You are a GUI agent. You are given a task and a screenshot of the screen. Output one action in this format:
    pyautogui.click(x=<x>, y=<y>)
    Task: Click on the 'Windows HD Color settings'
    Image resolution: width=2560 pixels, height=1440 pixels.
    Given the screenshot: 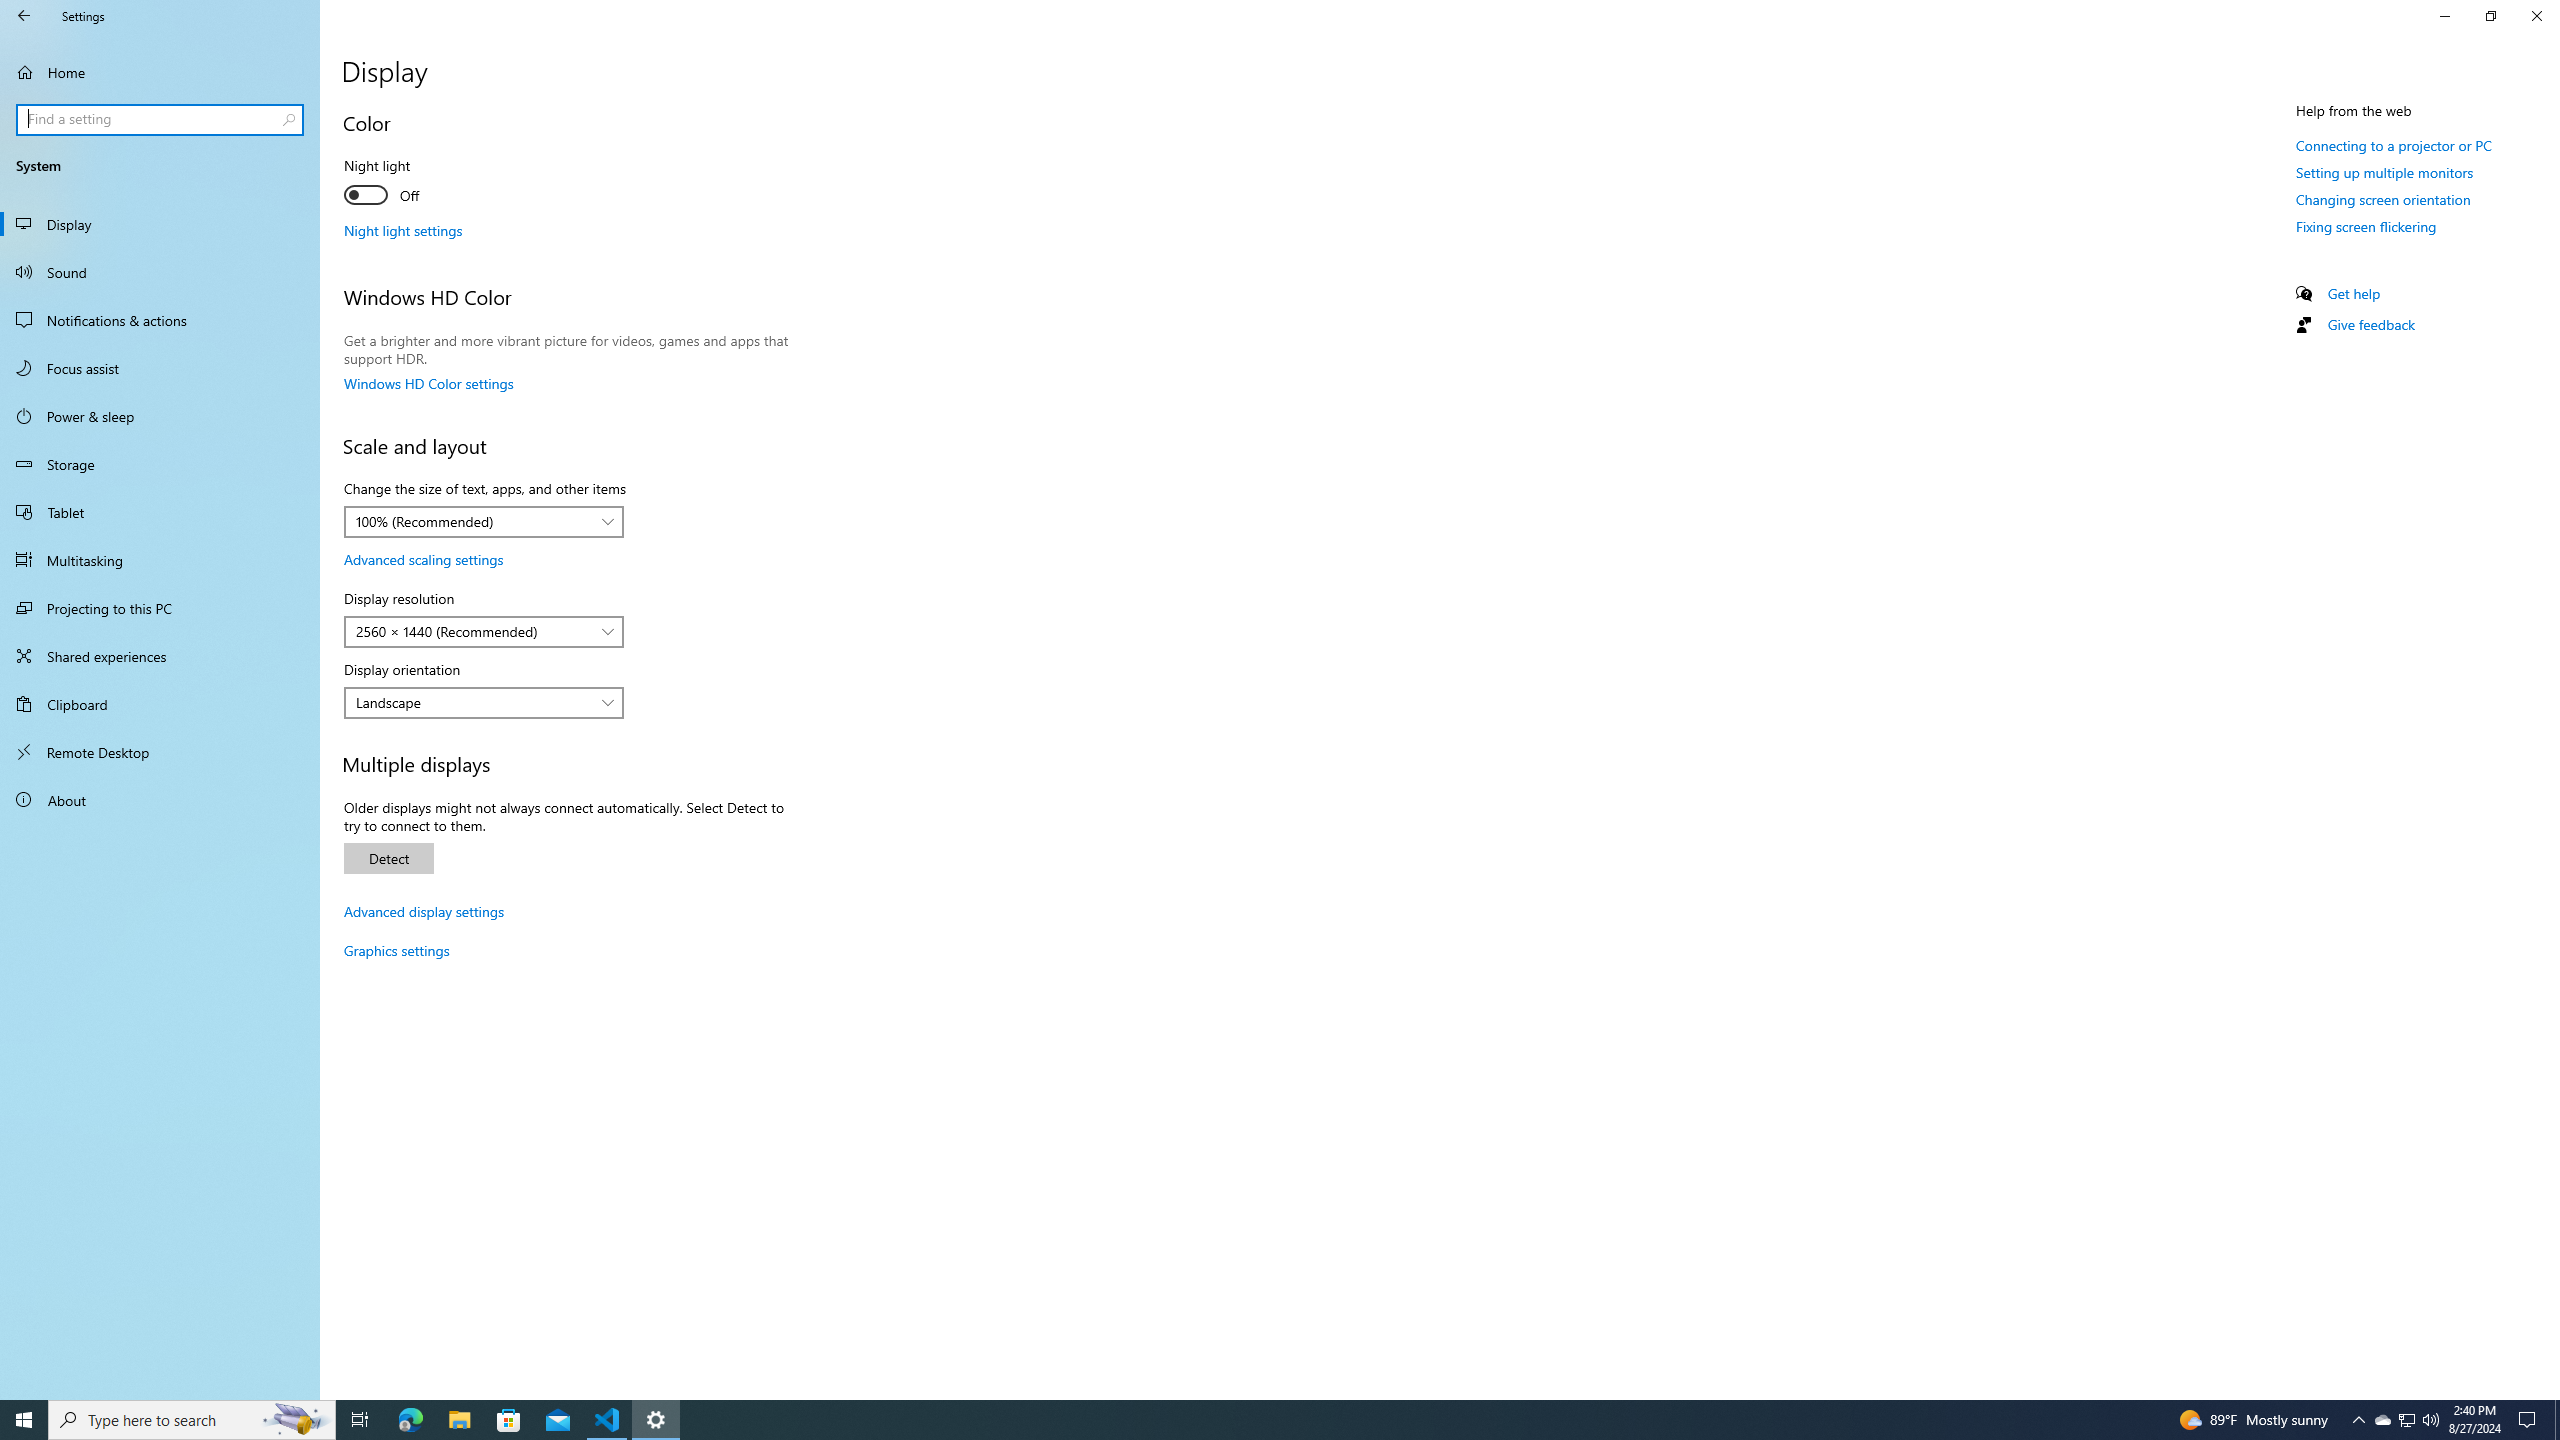 What is the action you would take?
    pyautogui.click(x=428, y=382)
    